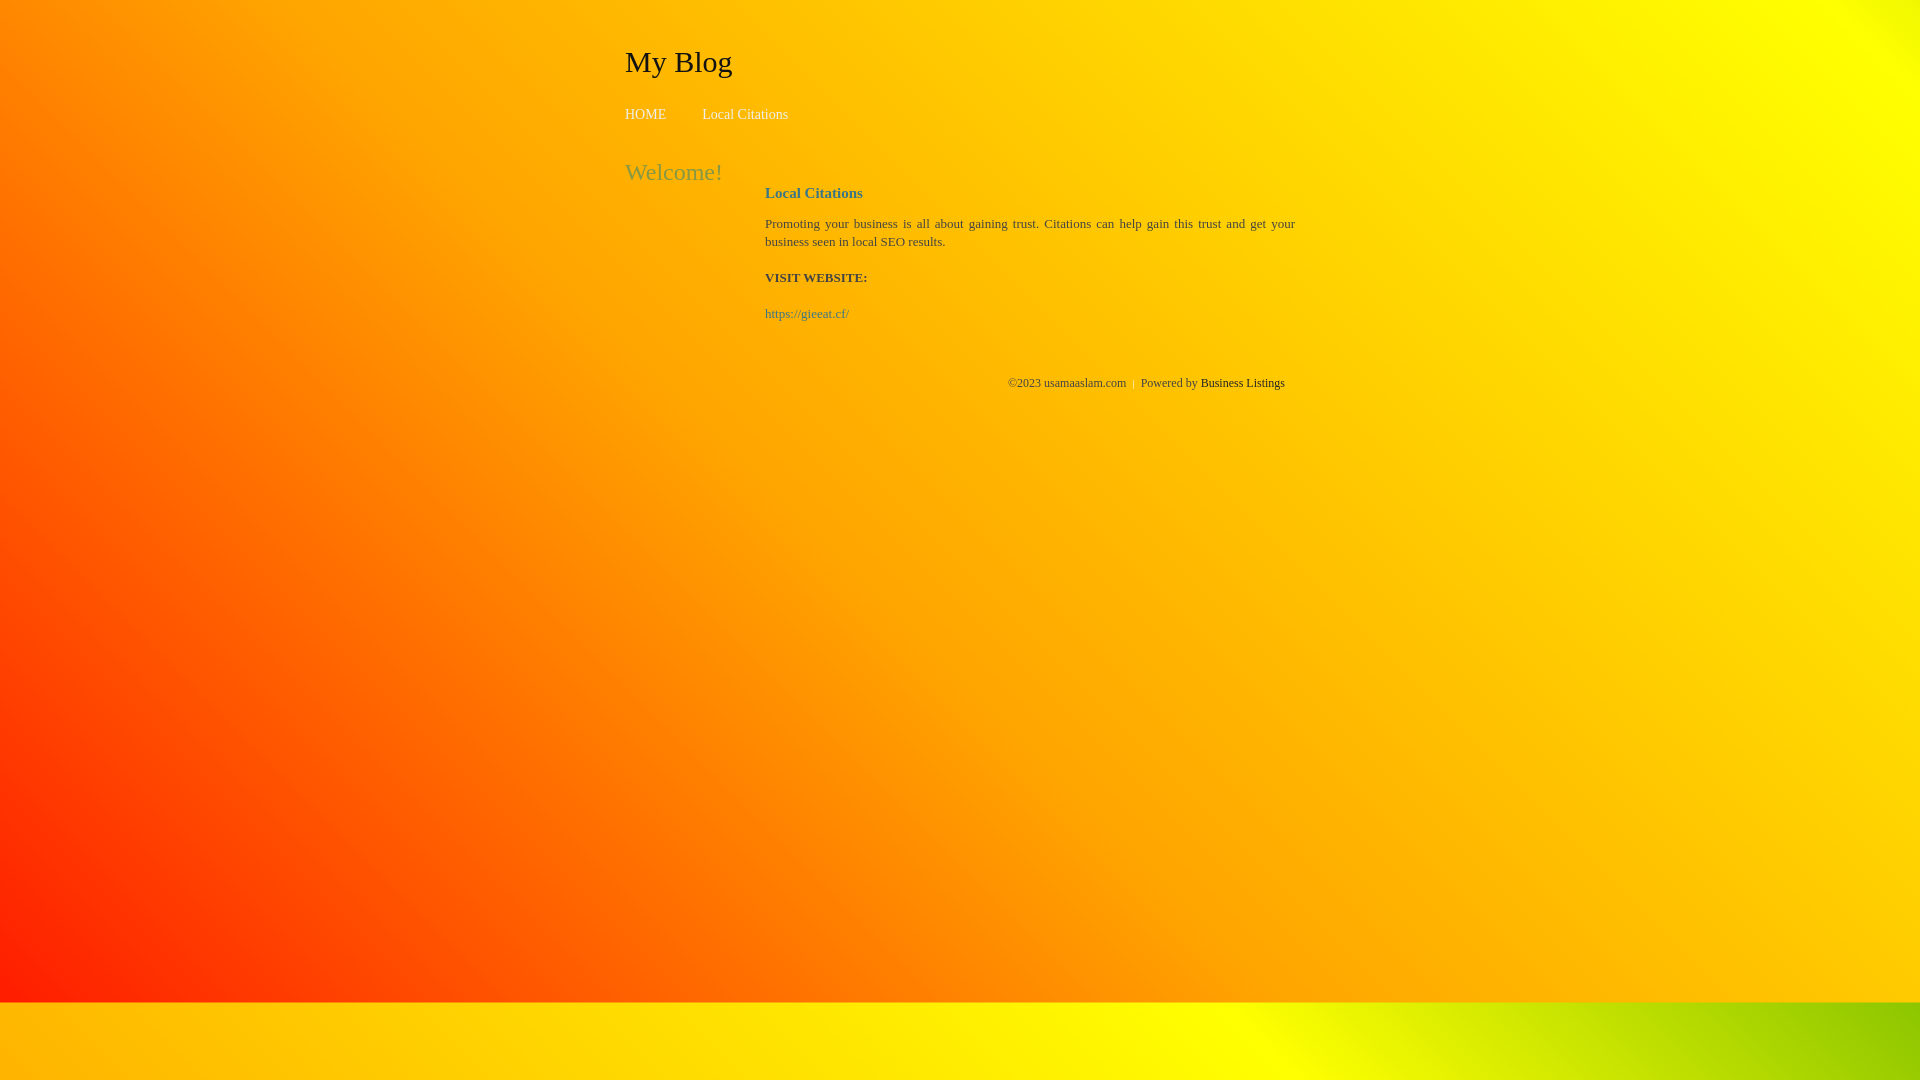 The image size is (1920, 1080). Describe the element at coordinates (645, 114) in the screenshot. I see `'HOME'` at that location.